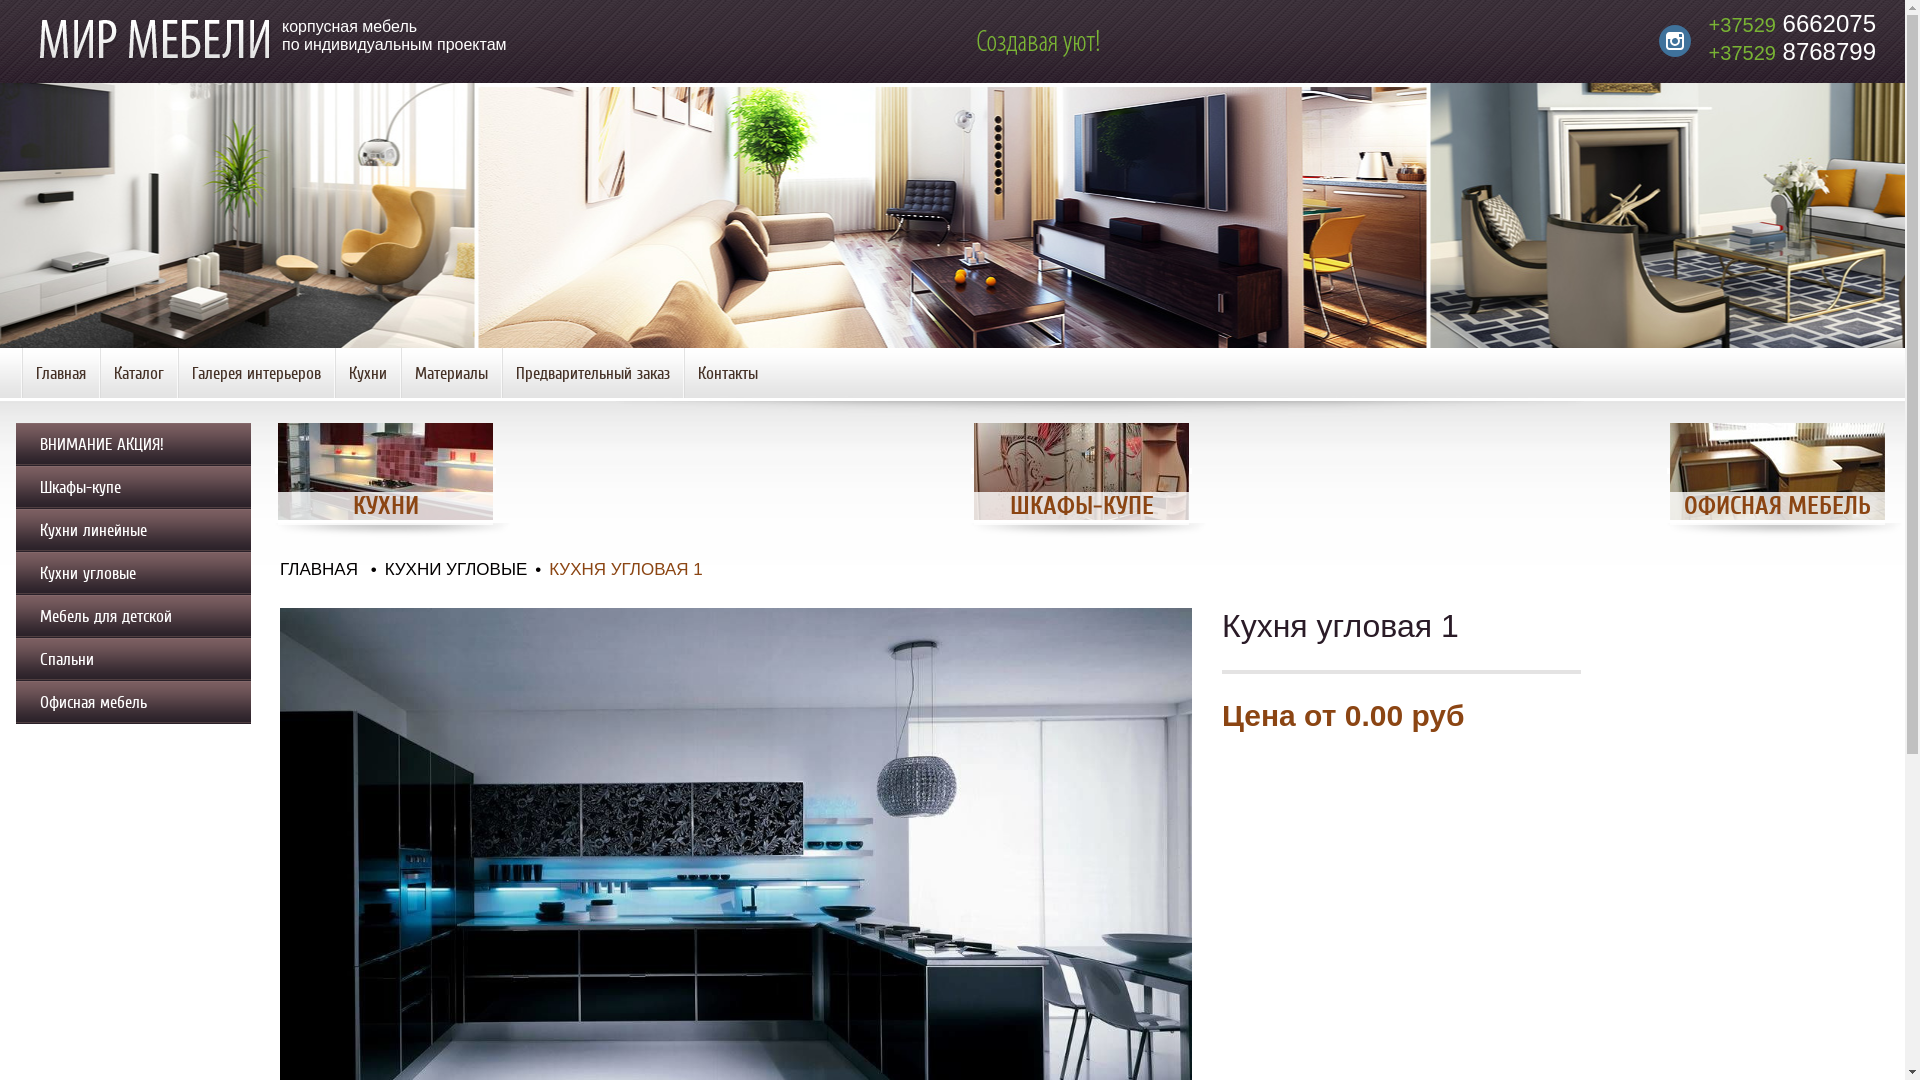  I want to click on '+37529 6662075', so click(1792, 23).